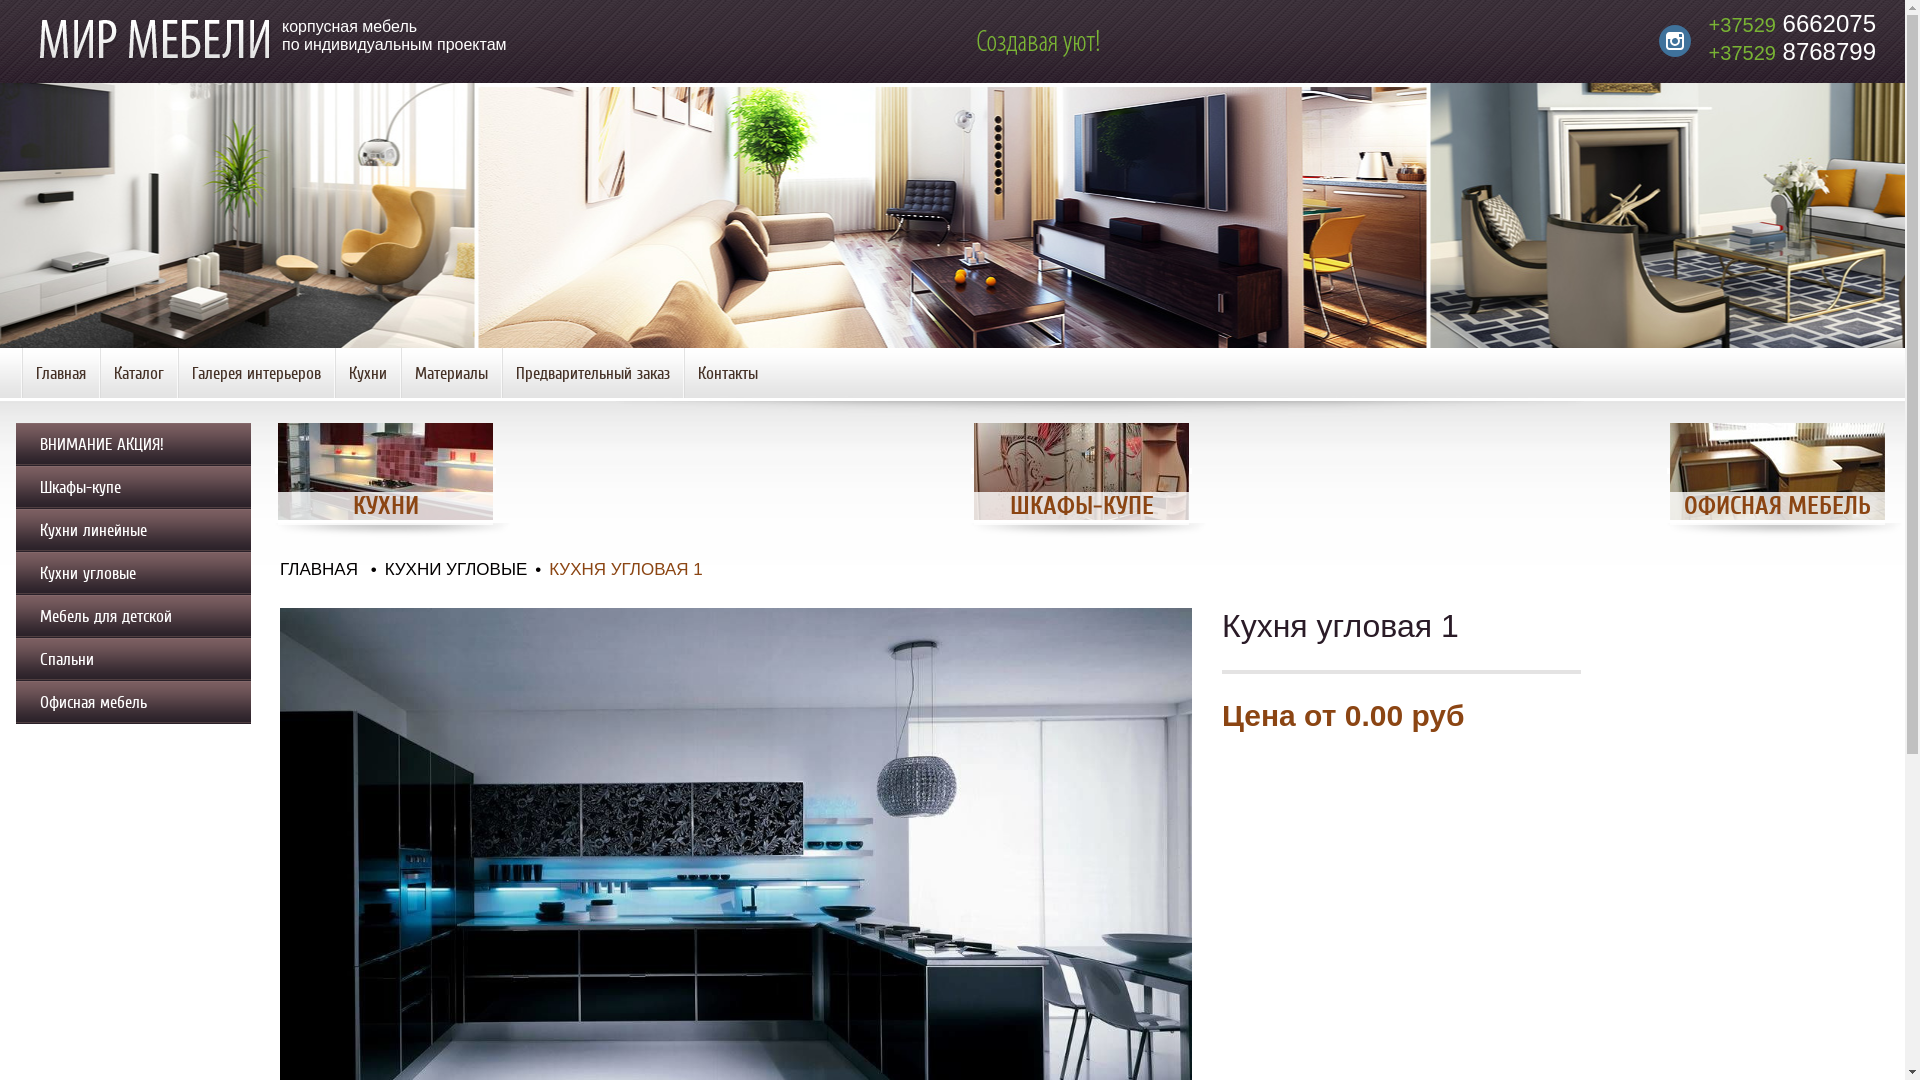  I want to click on '+37529 6662075', so click(1792, 23).